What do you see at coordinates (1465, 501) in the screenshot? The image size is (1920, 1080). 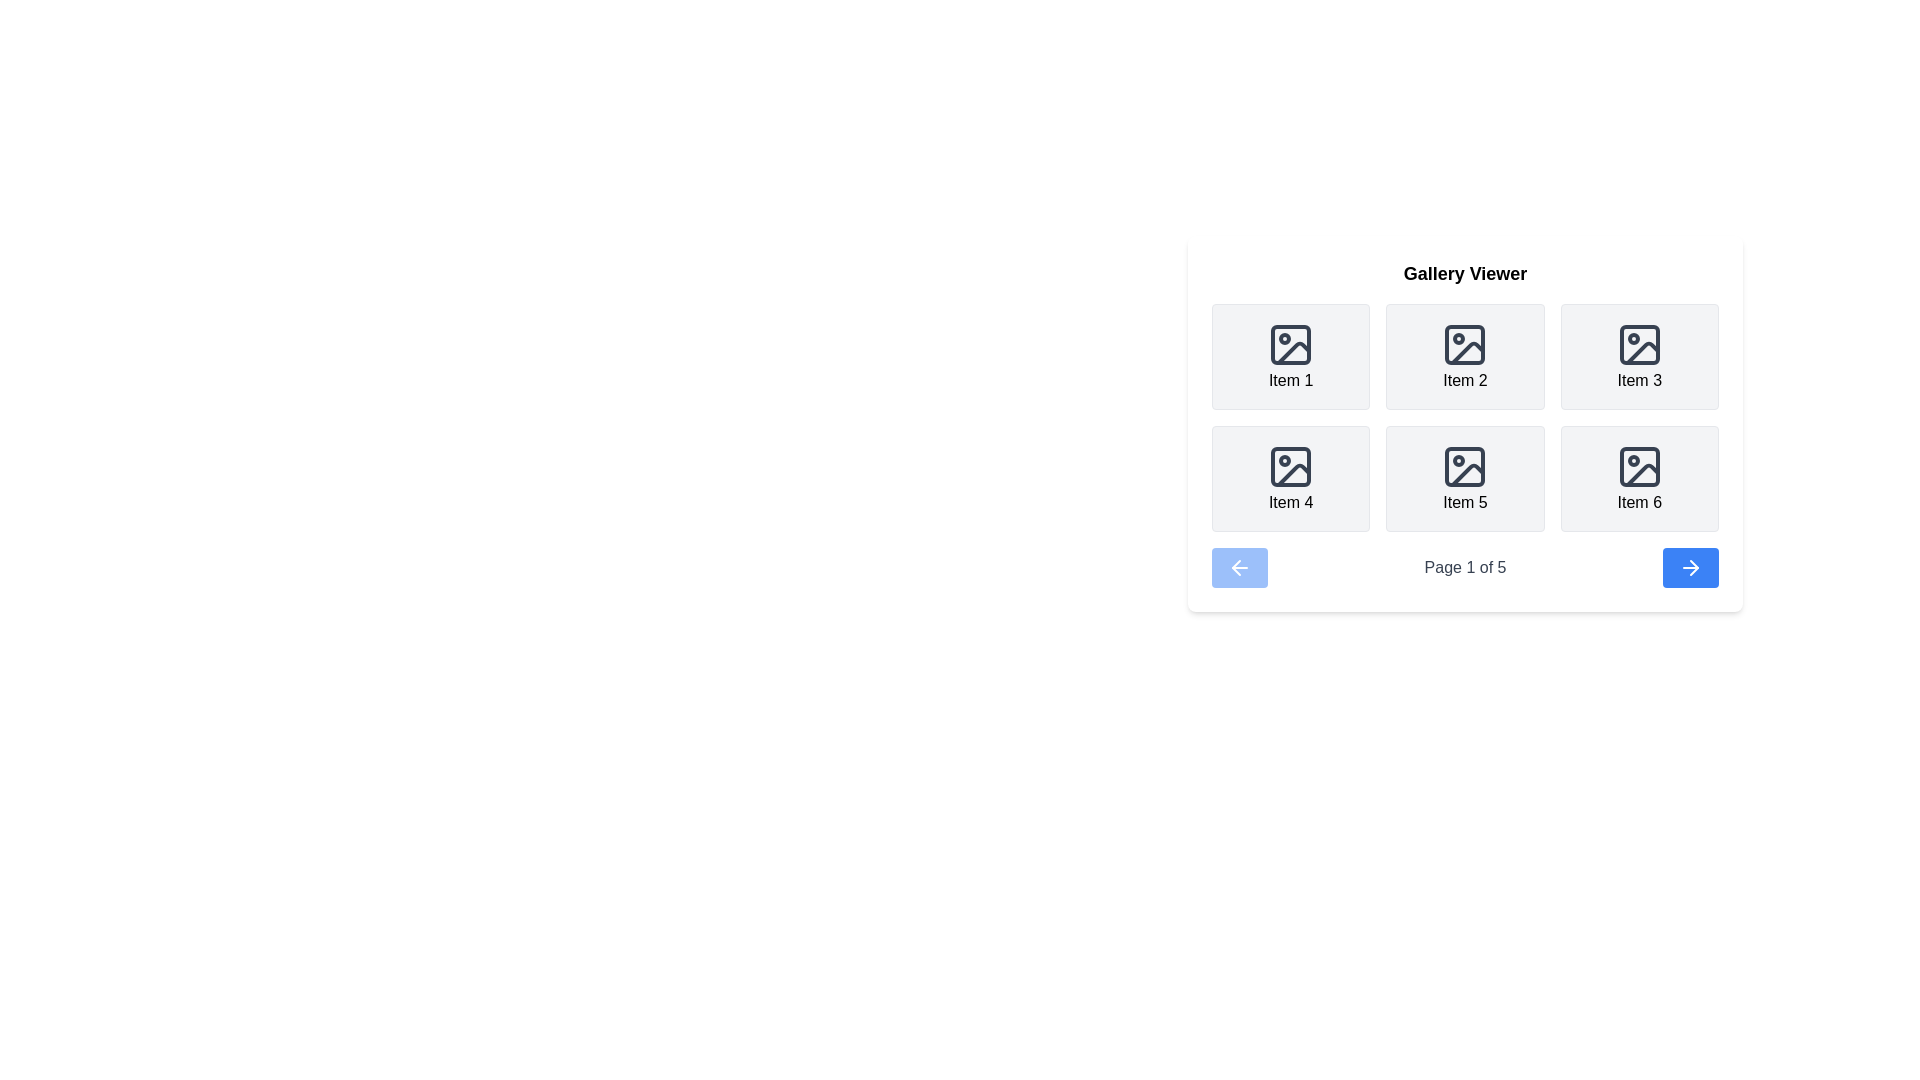 I see `the text label displaying 'Item 5' in a black sans-serif font, located below the fifth icon in a grid layout of six items` at bounding box center [1465, 501].